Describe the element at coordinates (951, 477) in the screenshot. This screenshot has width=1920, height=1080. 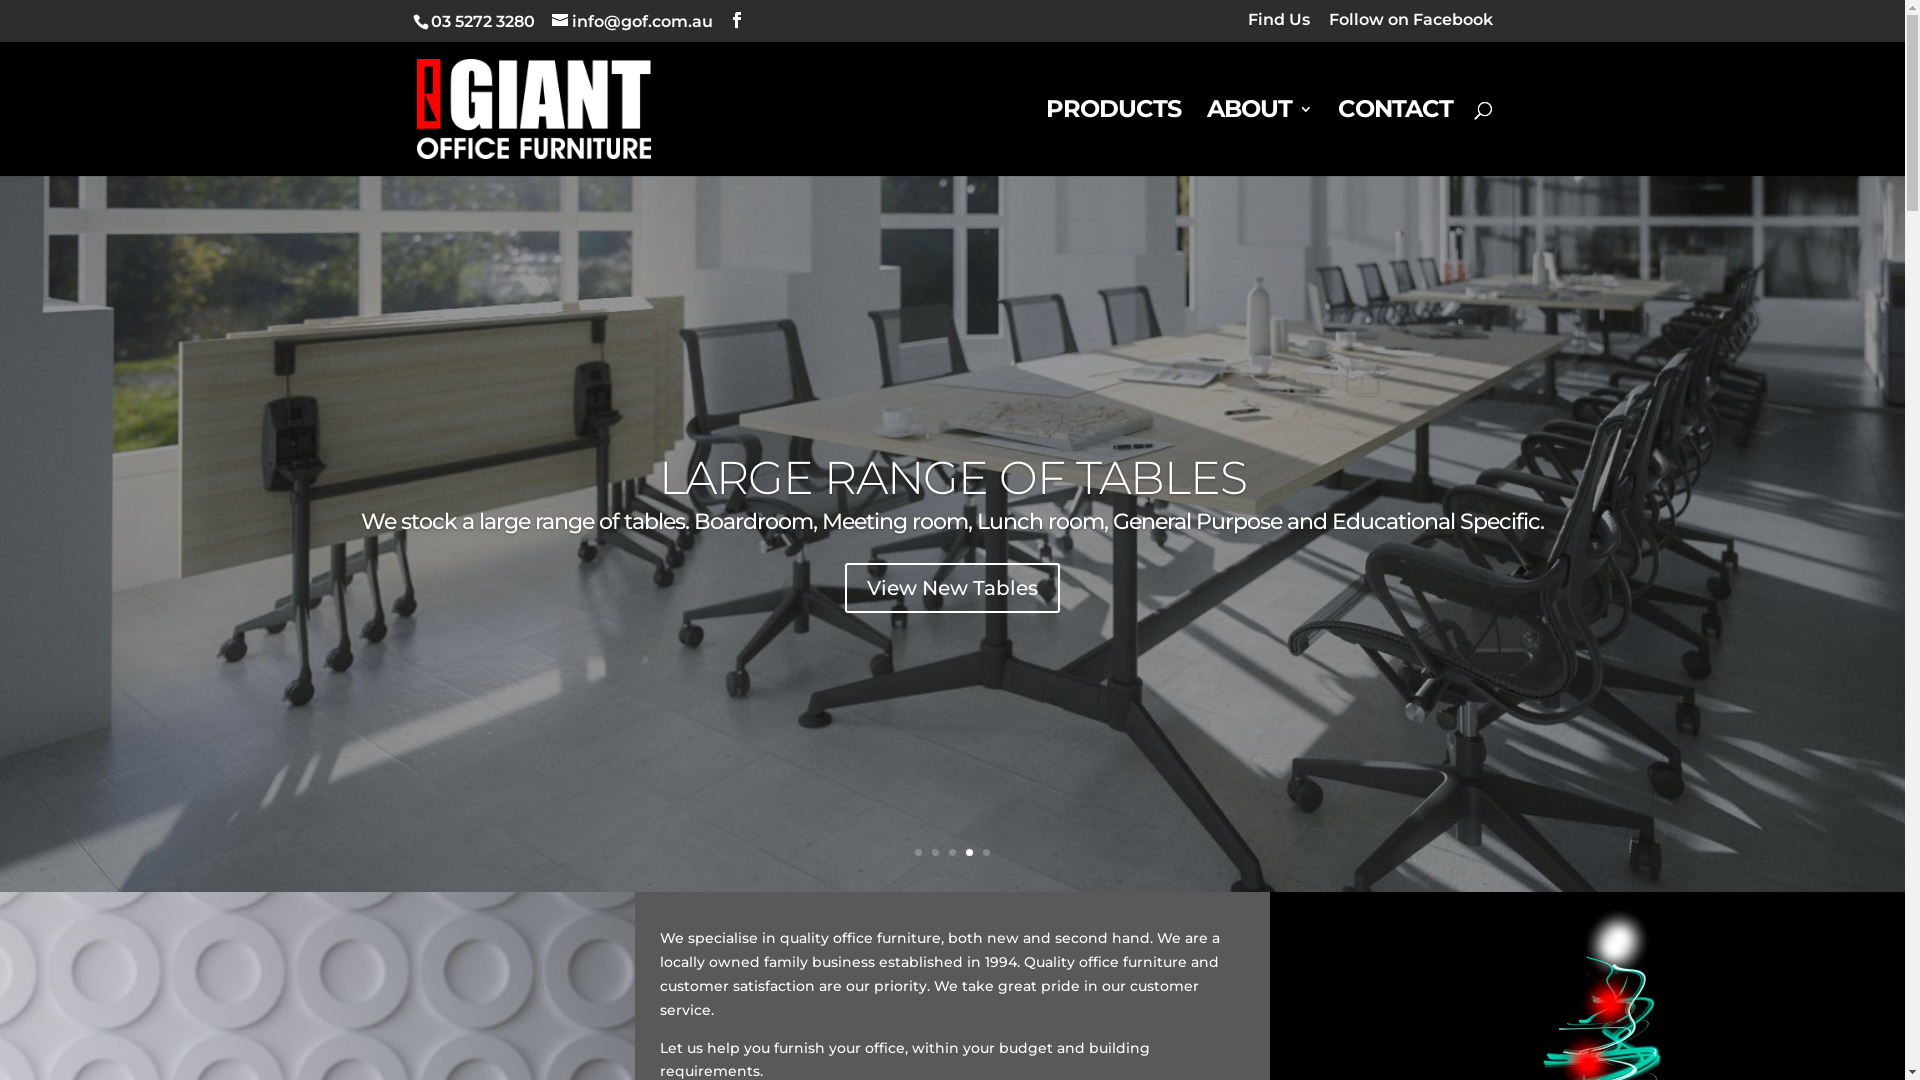
I see `'QUALITY INSTALLATION BY PROFESSIONALS'` at that location.